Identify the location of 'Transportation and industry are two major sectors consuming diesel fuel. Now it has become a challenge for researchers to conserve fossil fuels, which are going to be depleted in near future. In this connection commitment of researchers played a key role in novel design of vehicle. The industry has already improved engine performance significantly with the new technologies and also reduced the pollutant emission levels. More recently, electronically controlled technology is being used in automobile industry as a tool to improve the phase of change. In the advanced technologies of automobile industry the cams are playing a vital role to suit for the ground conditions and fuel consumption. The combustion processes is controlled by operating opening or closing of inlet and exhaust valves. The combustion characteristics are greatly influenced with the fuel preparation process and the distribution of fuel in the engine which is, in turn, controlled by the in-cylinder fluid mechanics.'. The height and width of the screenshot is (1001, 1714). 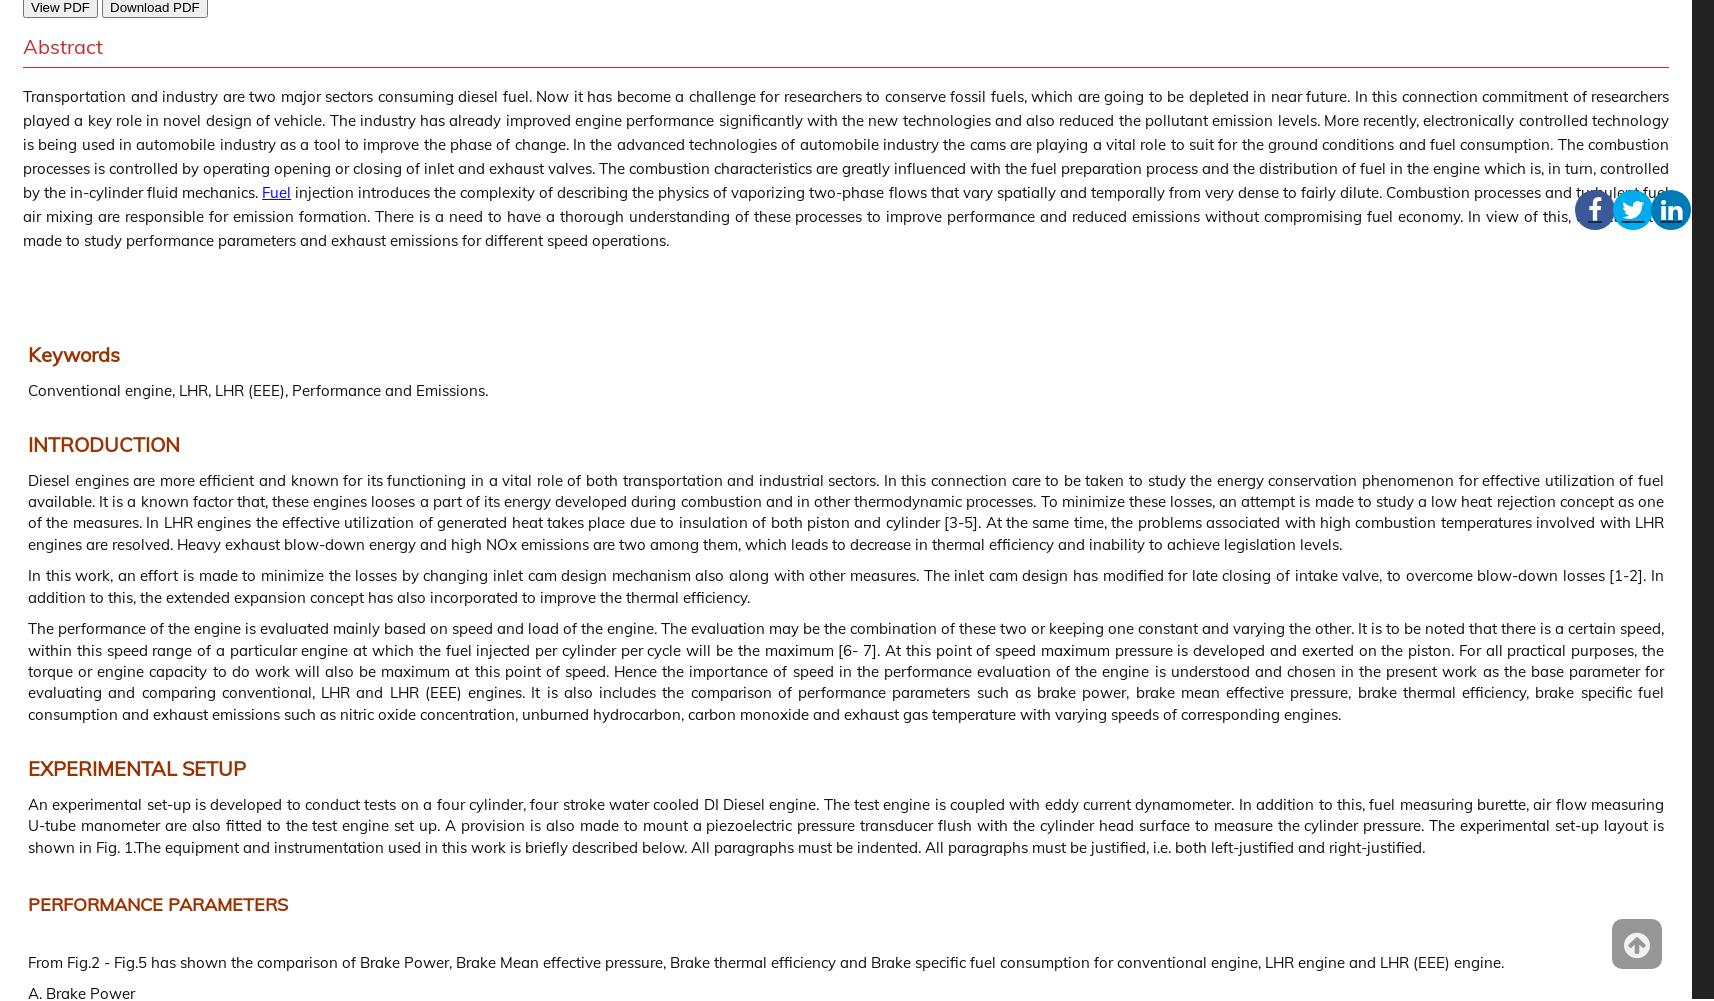
(846, 144).